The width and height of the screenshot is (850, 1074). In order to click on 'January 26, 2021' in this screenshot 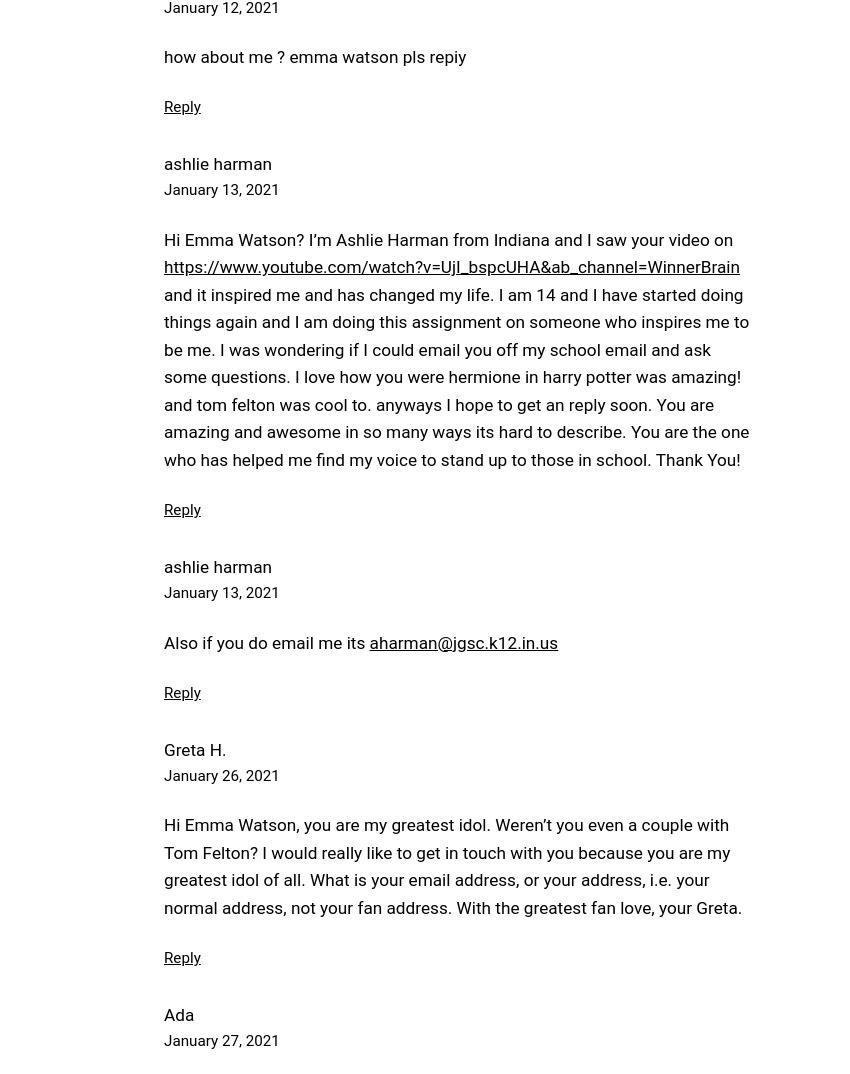, I will do `click(163, 774)`.